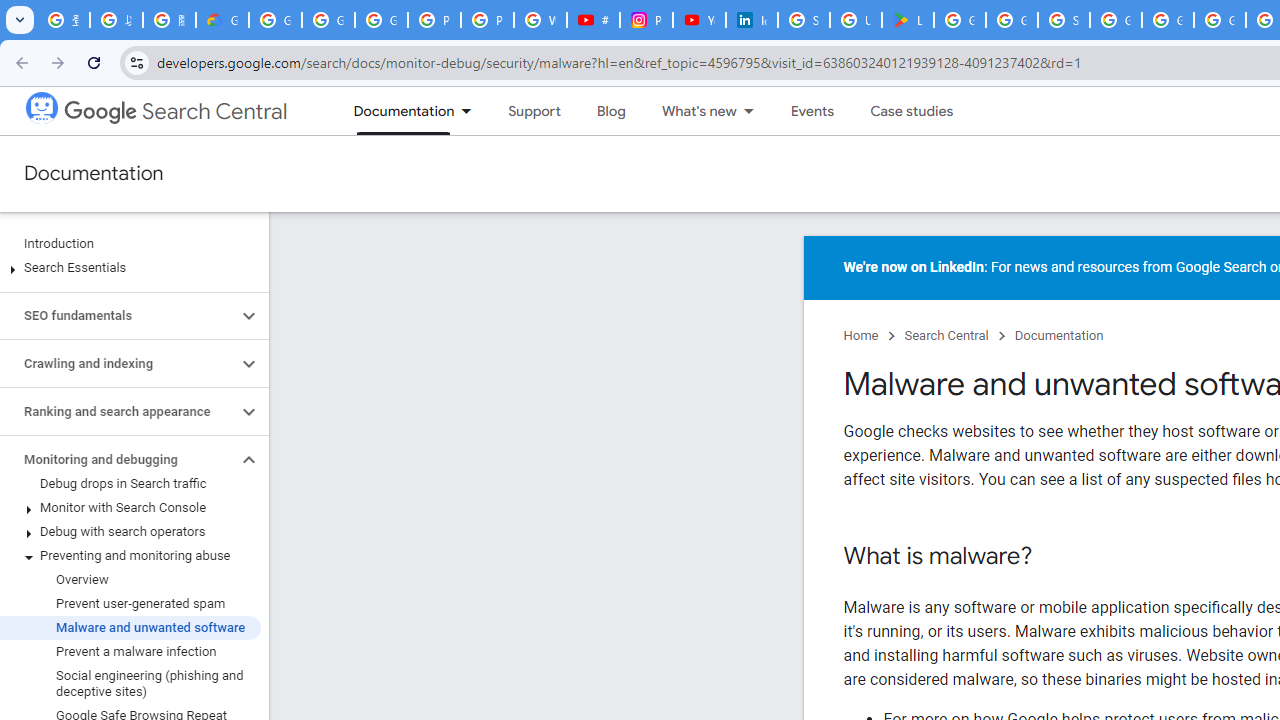 Image resolution: width=1280 pixels, height=720 pixels. What do you see at coordinates (812, 111) in the screenshot?
I see `'Events'` at bounding box center [812, 111].